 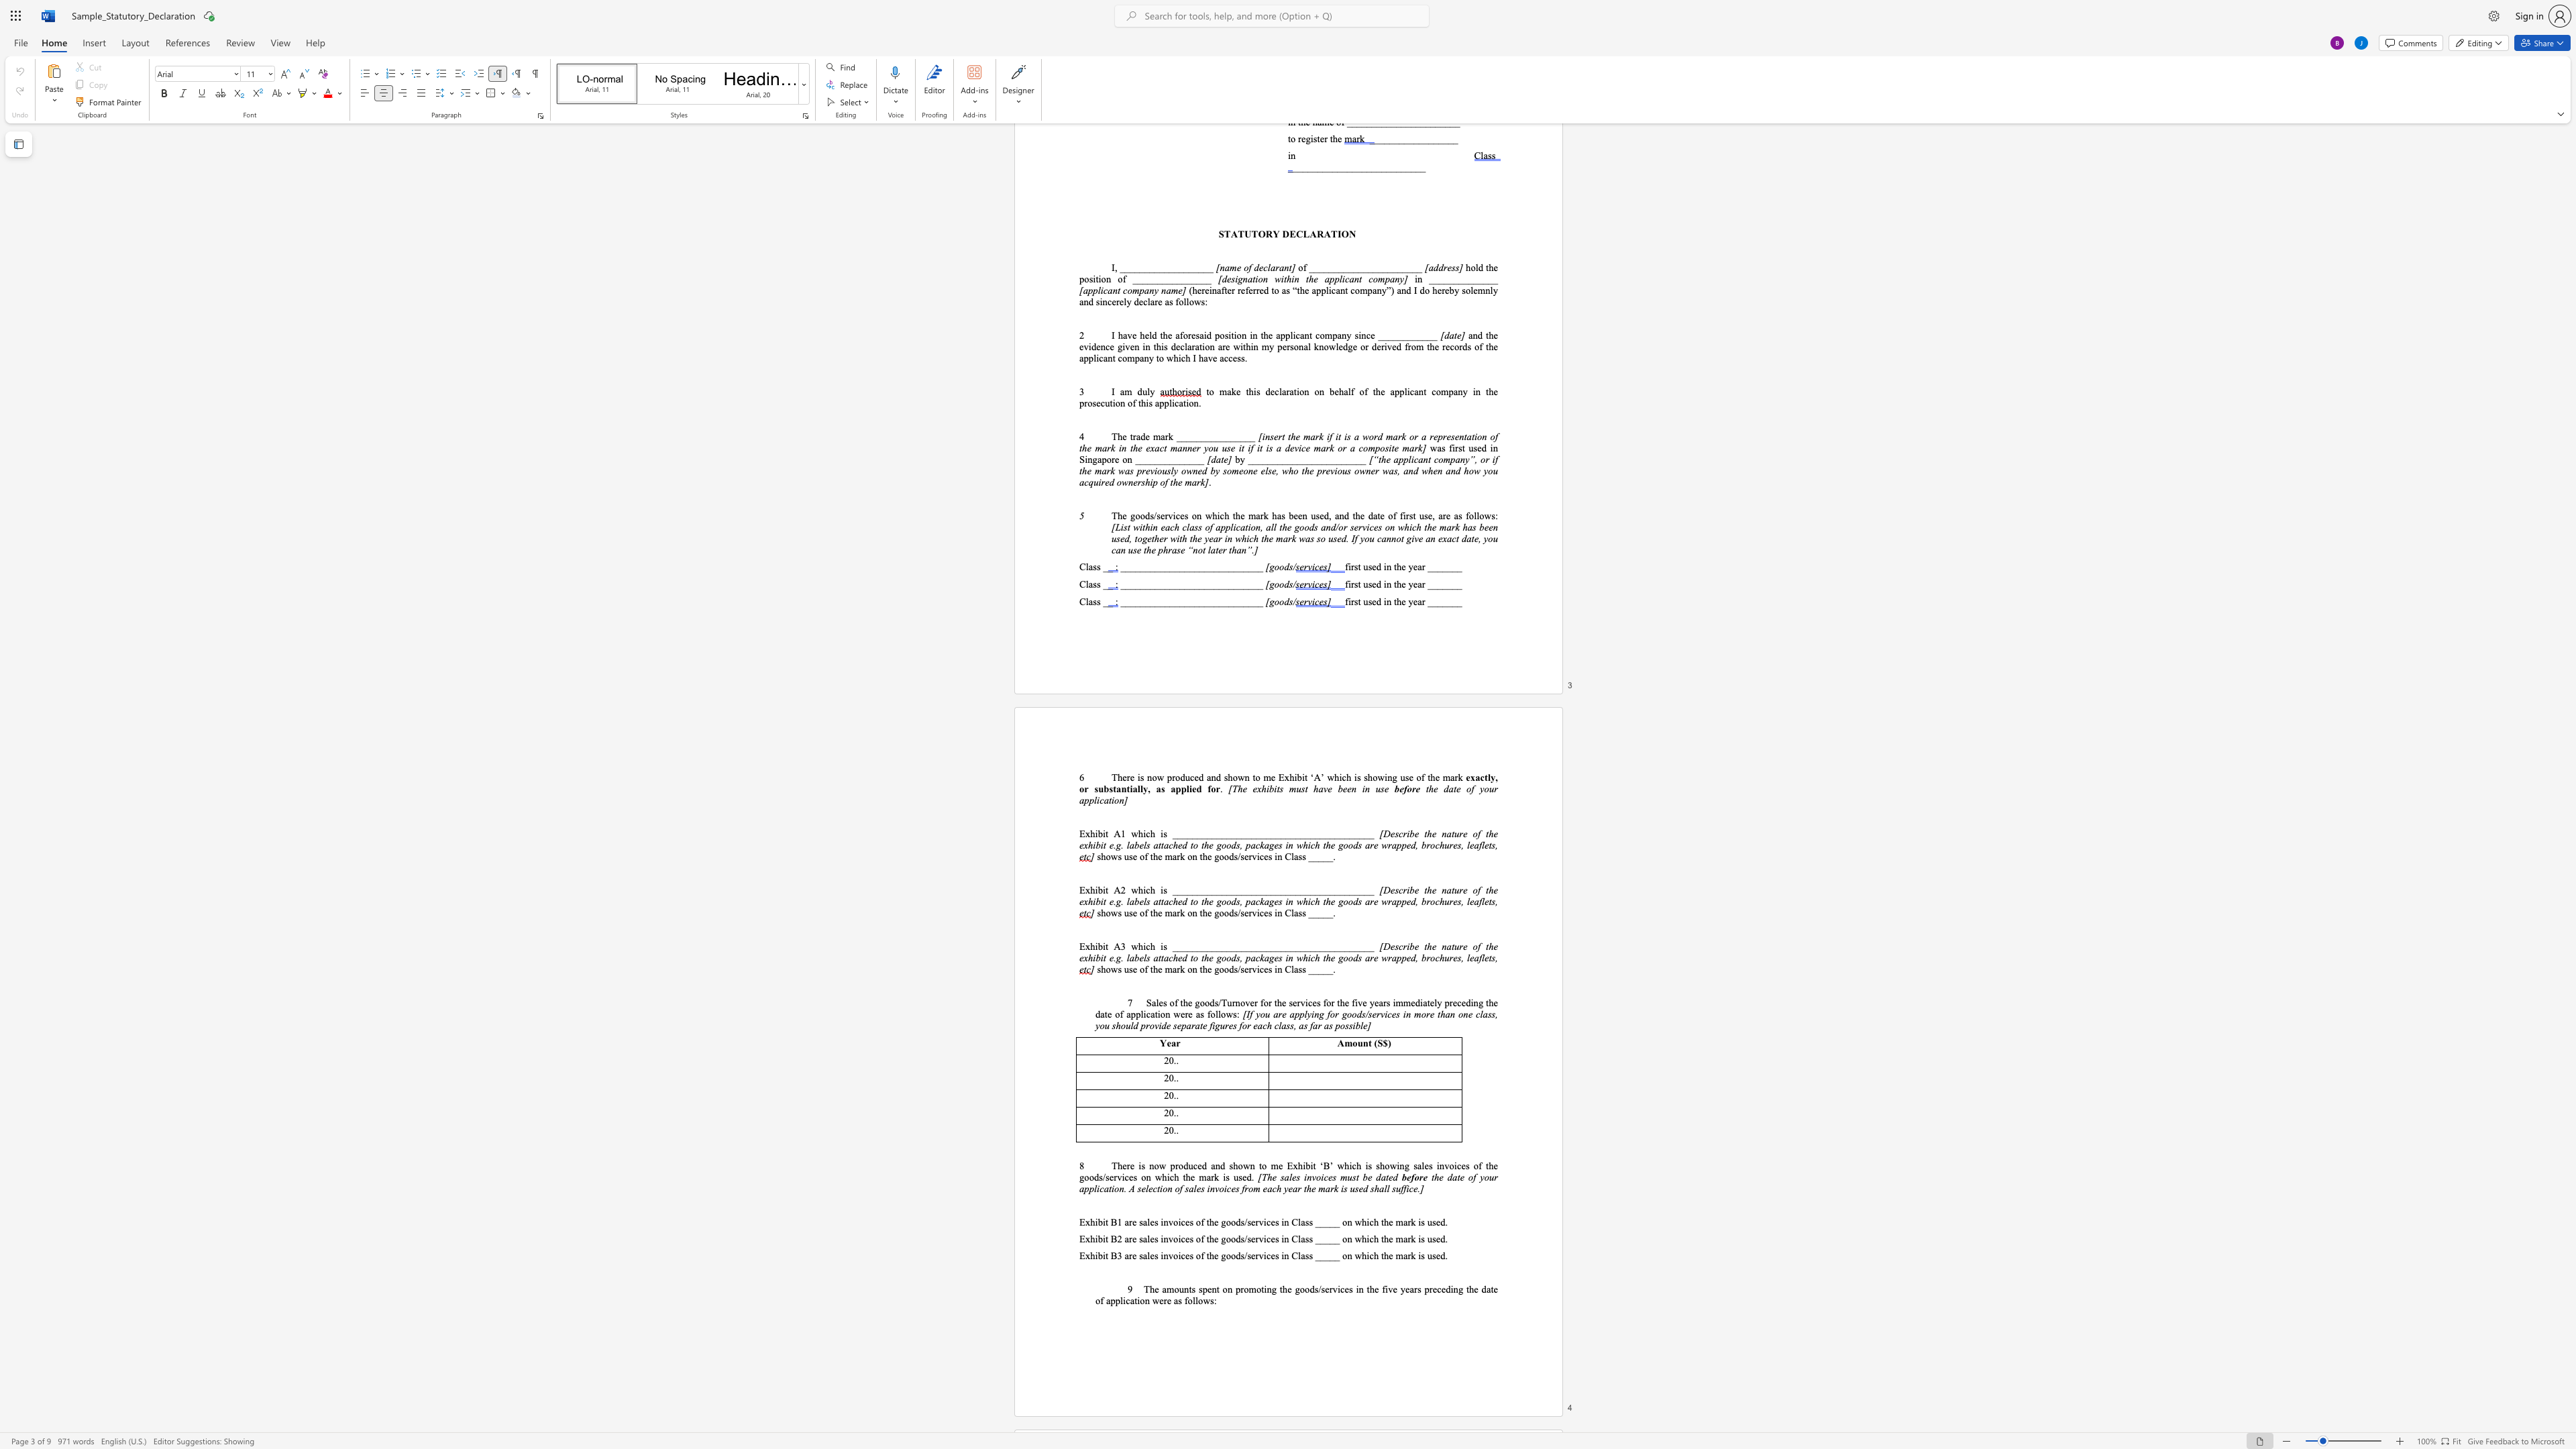 What do you see at coordinates (1488, 945) in the screenshot?
I see `the subset text "he exh" within the text "[Describe the nature of the exhibit"` at bounding box center [1488, 945].